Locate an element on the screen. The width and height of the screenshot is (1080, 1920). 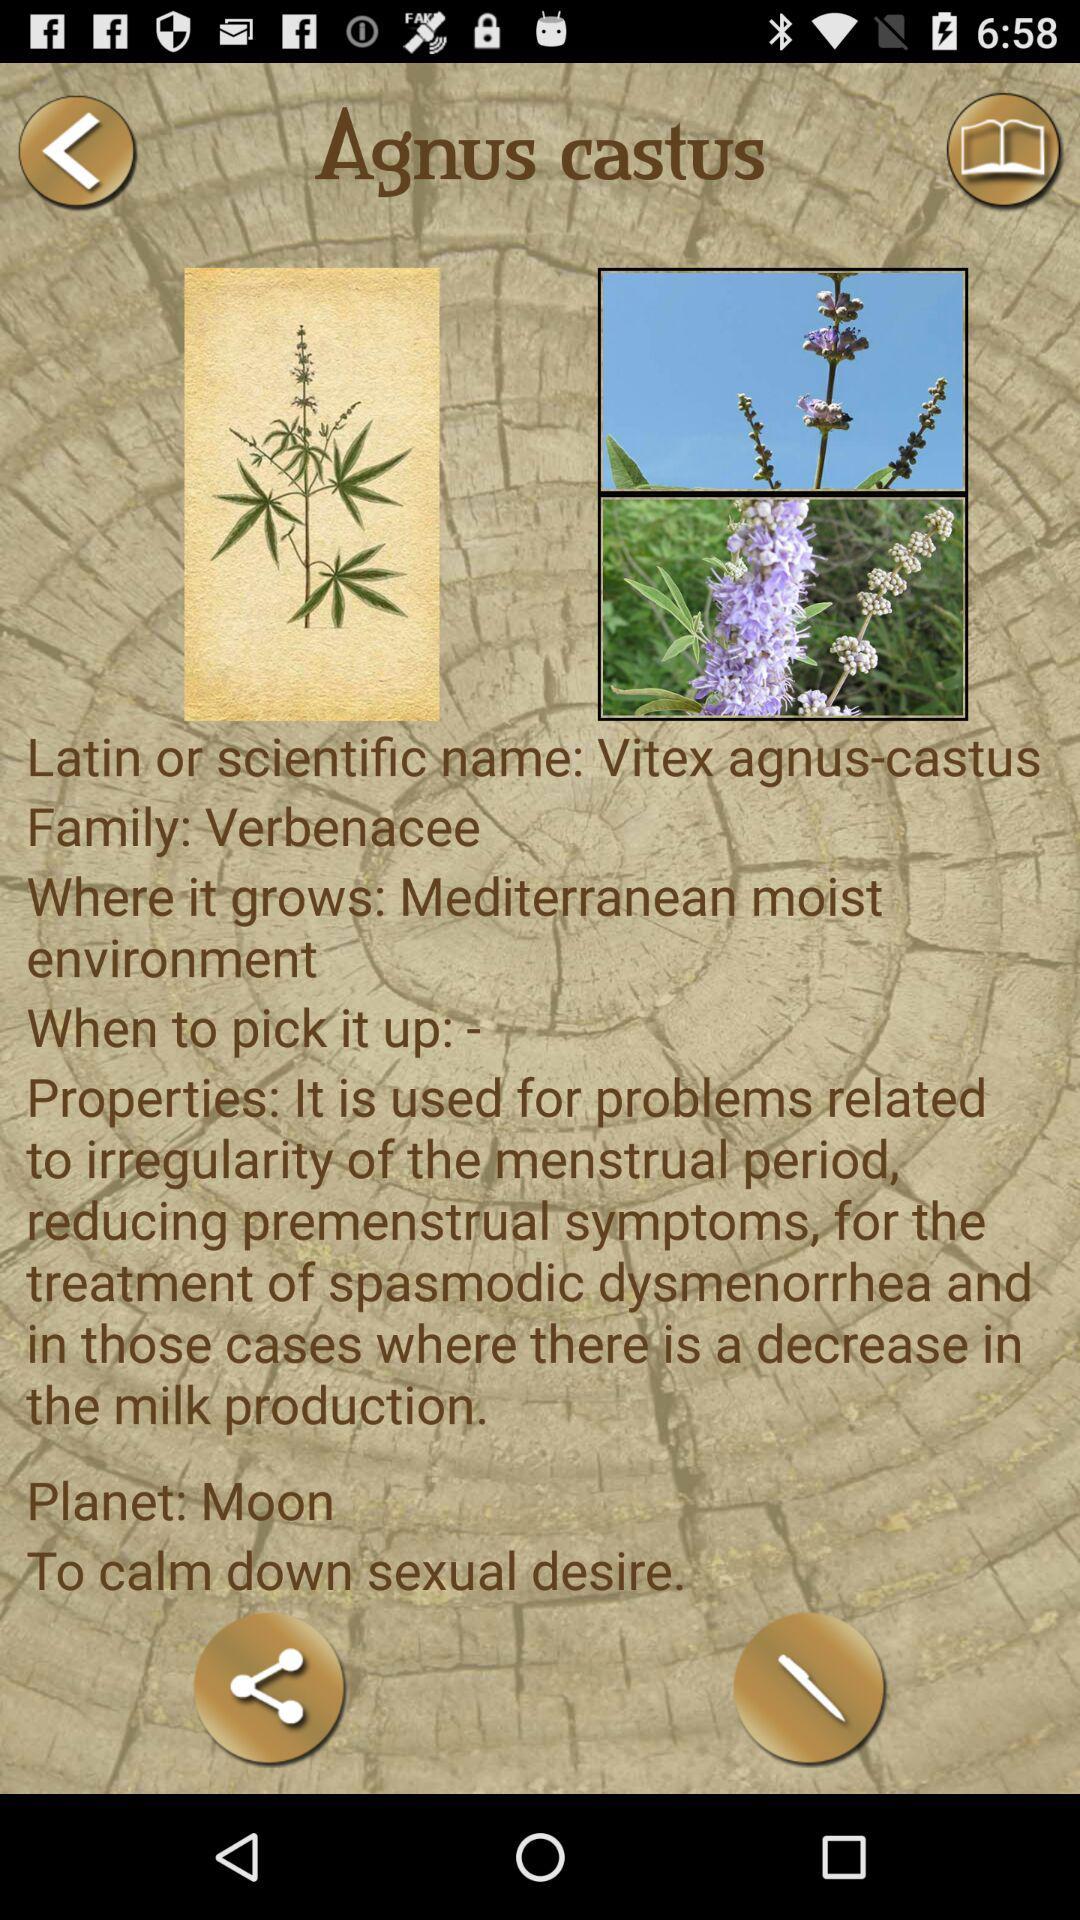
write a post is located at coordinates (810, 1688).